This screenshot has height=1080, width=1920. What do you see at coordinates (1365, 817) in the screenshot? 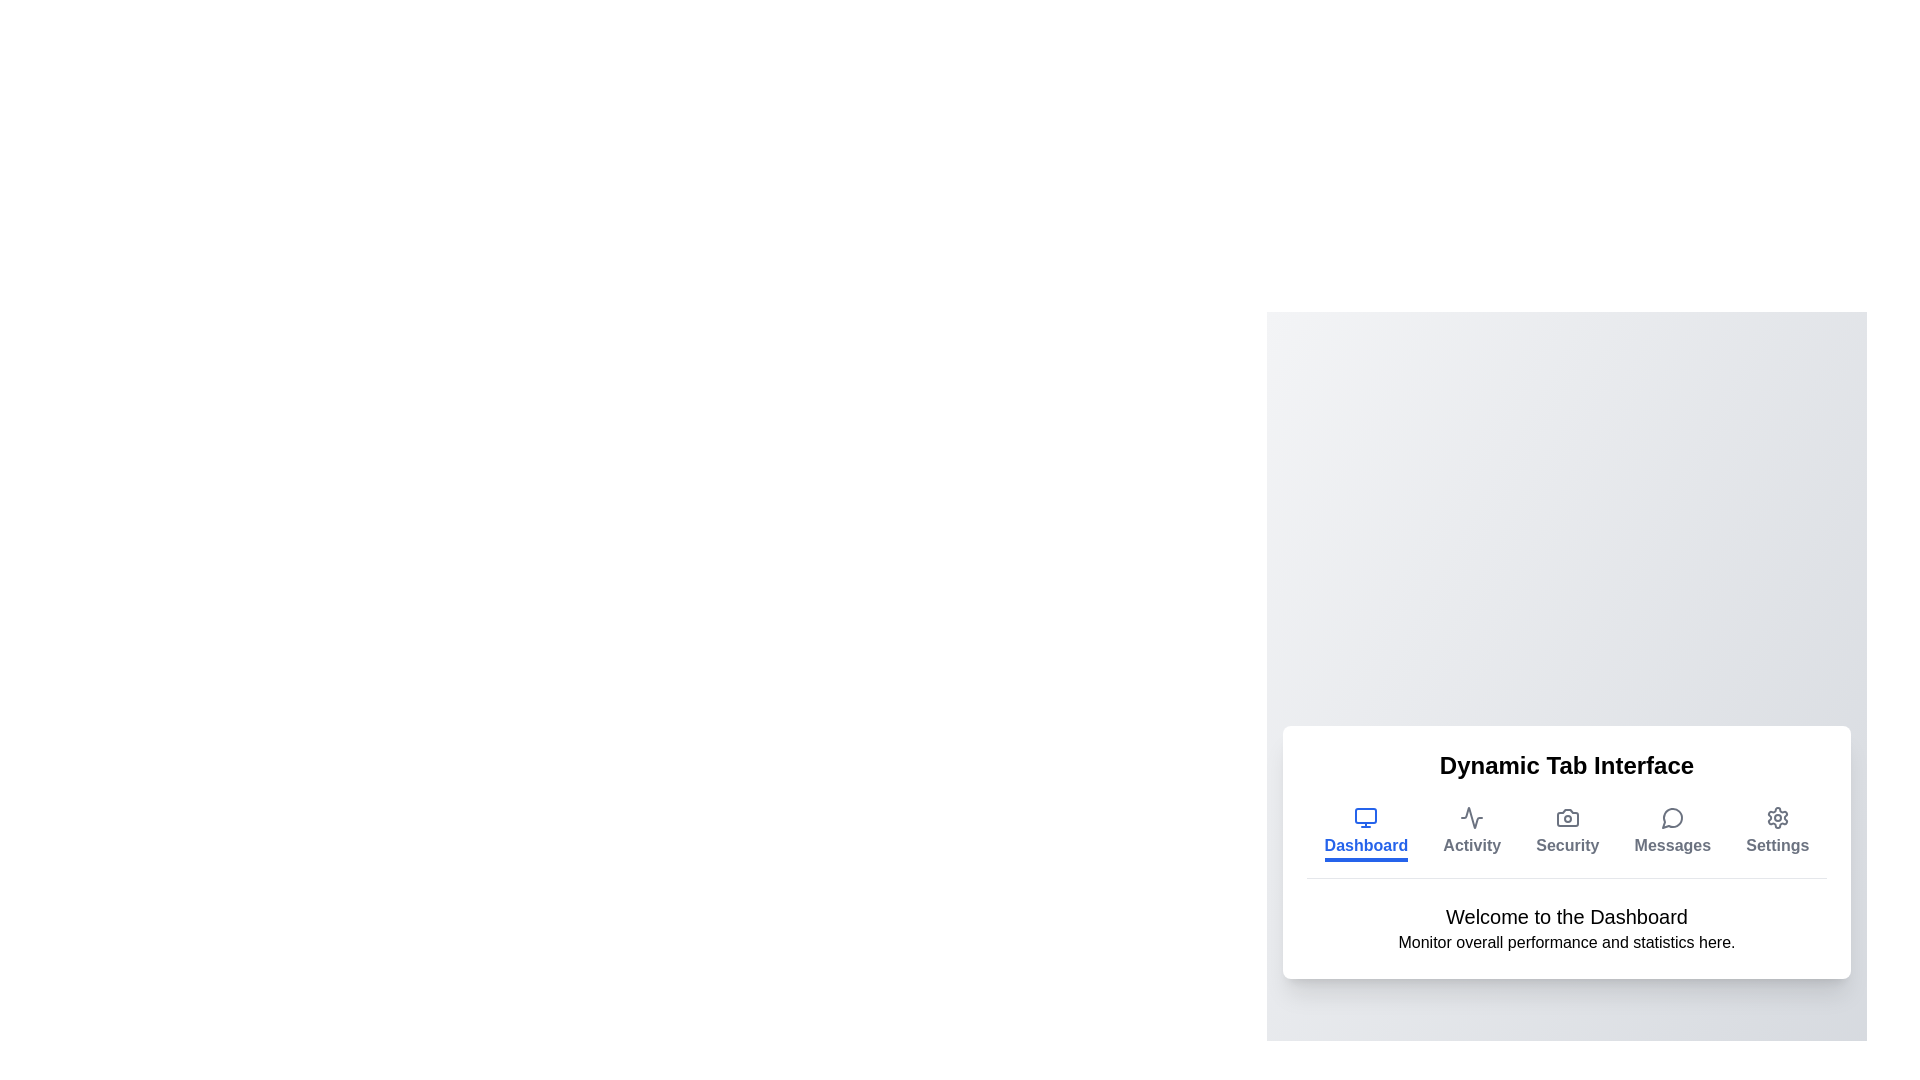
I see `the visual feedback of the 'Dashboard' icon located at the top-left of the navigation bar, which is represented by an SVG-based line drawing` at bounding box center [1365, 817].